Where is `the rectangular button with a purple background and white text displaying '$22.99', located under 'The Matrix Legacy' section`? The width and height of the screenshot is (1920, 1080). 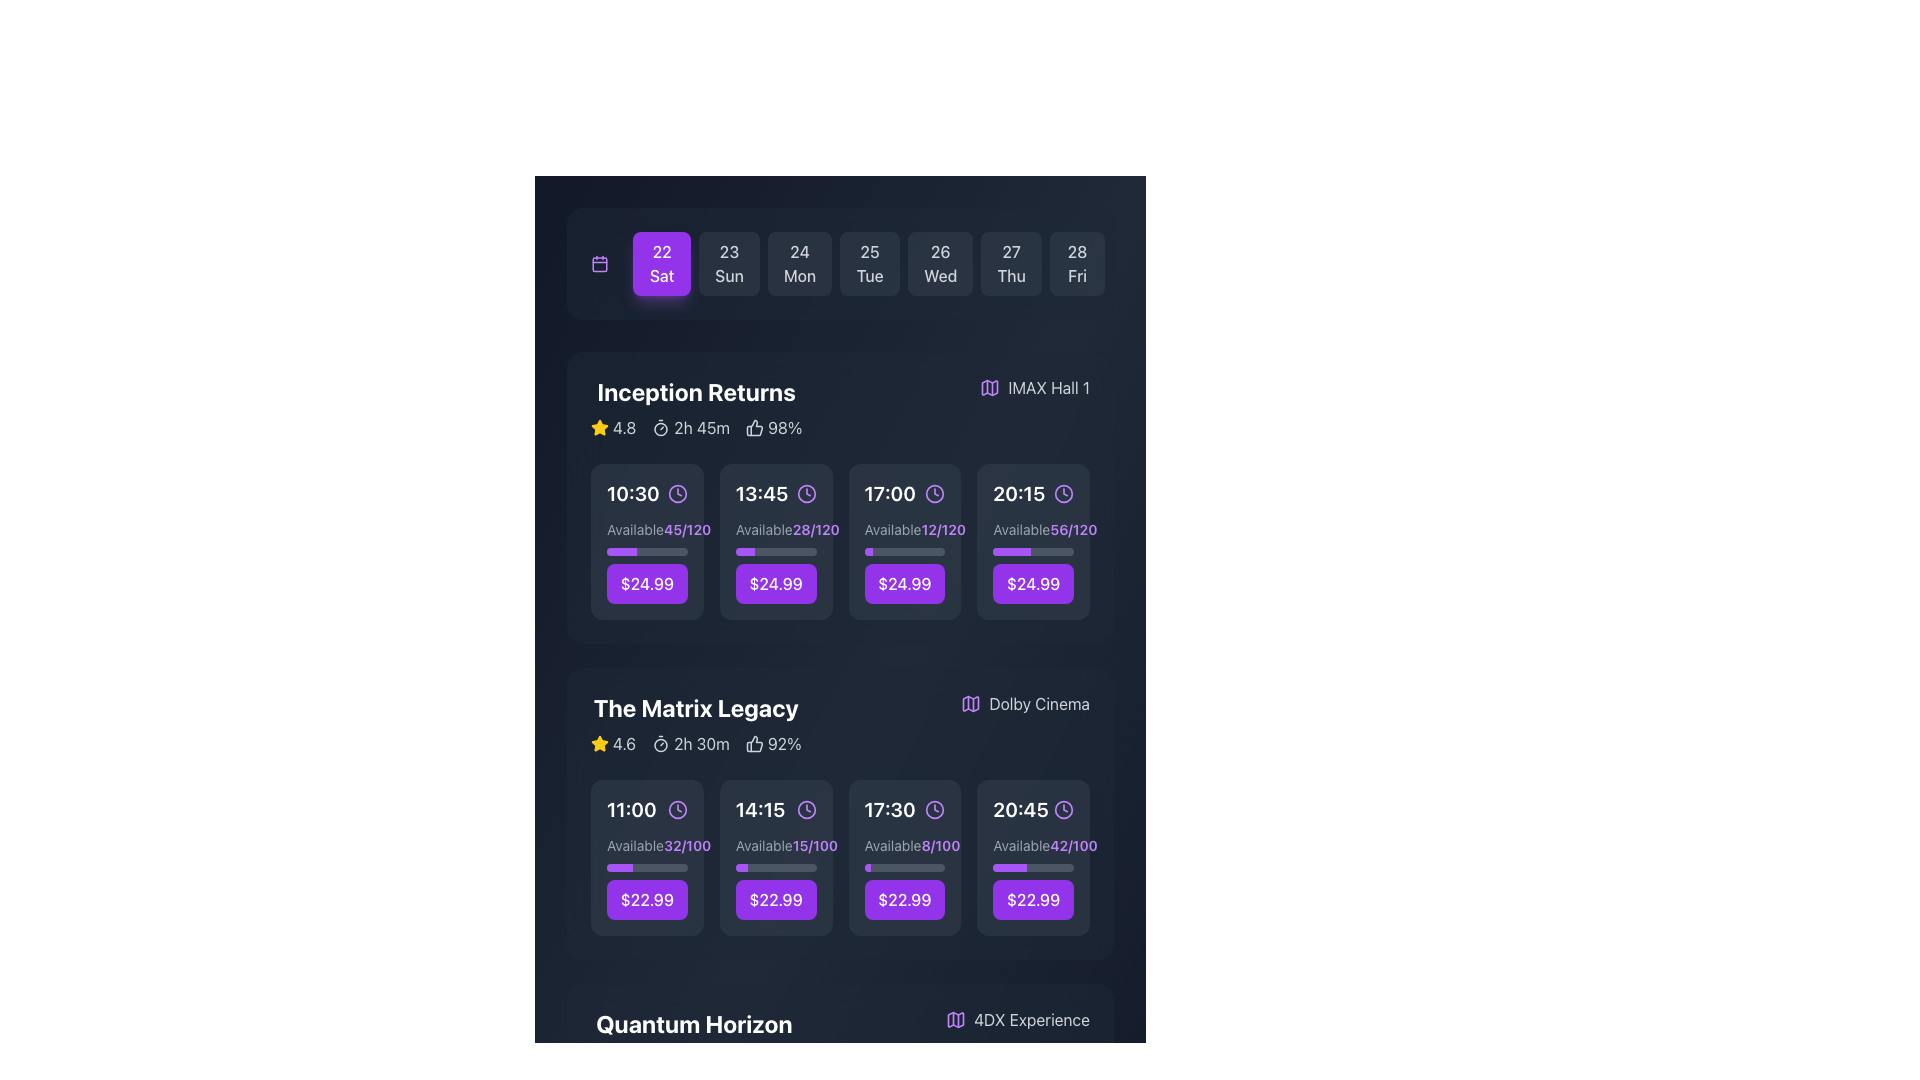
the rectangular button with a purple background and white text displaying '$22.99', located under 'The Matrix Legacy' section is located at coordinates (1033, 898).